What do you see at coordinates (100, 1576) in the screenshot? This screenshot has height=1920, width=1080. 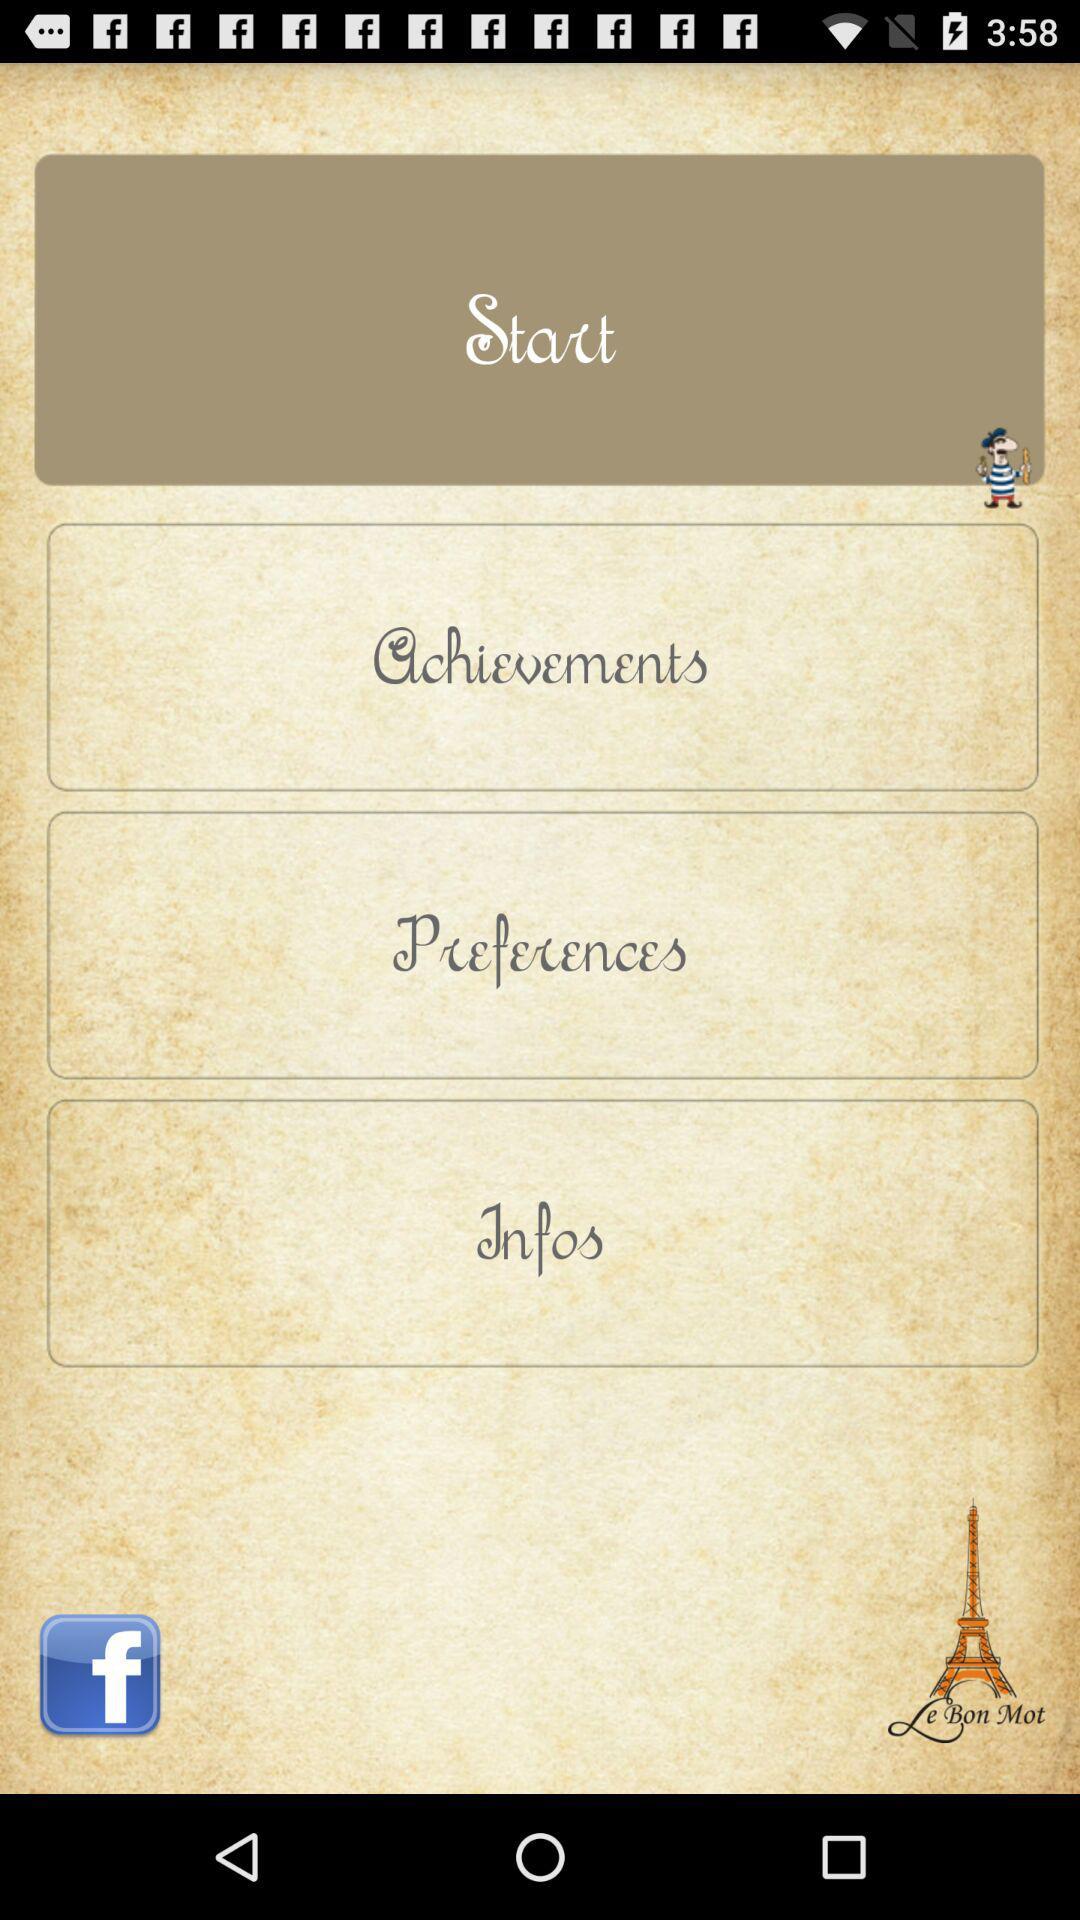 I see `icon at the bottom left corner` at bounding box center [100, 1576].